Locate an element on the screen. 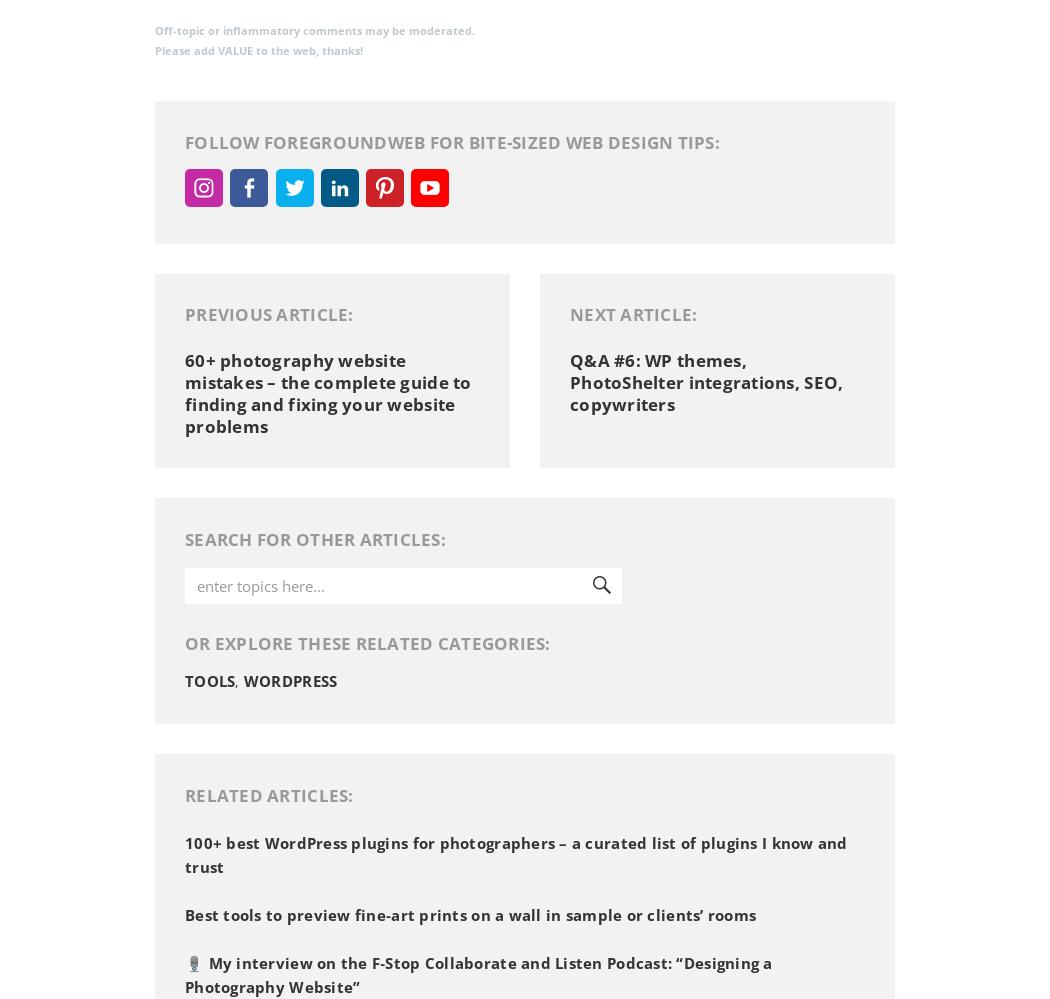 The width and height of the screenshot is (1050, 999). '60+ photography website mistakes – the complete guide to finding and fixing your website problems' is located at coordinates (185, 392).